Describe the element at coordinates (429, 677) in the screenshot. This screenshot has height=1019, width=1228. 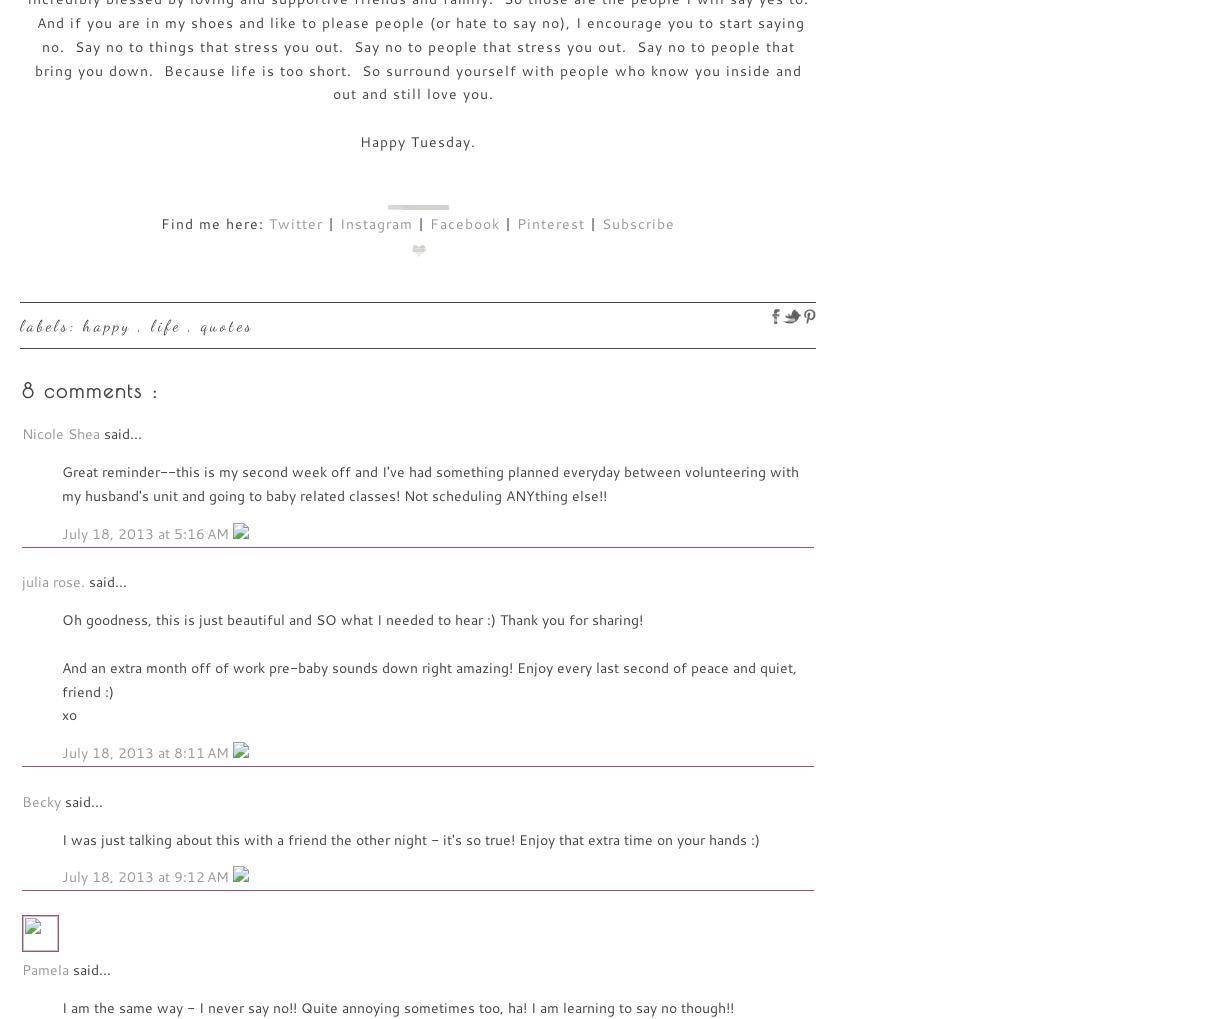
I see `'And an extra month off of work pre-baby sounds down right amazing! Enjoy every last second of peace and quiet, friend :)'` at that location.